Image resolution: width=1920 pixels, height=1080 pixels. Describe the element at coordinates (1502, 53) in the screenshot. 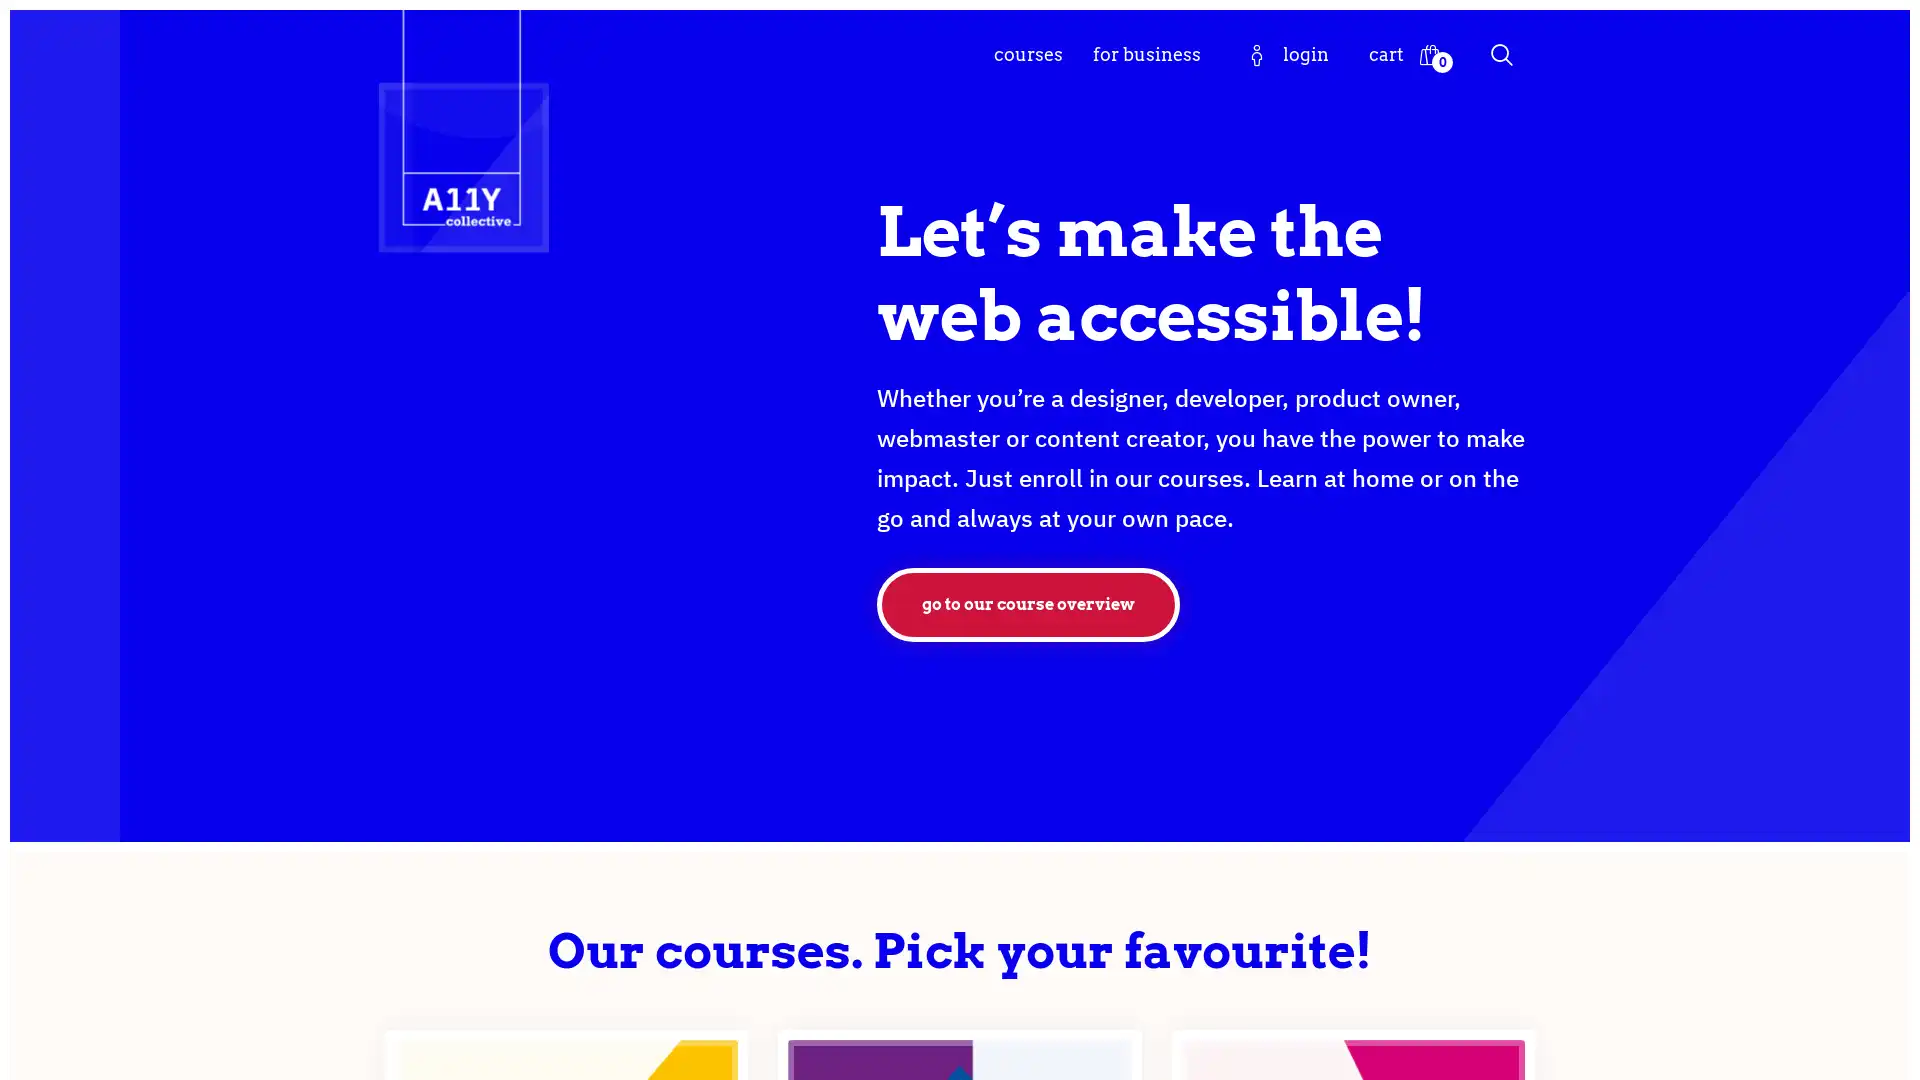

I see `Search` at that location.